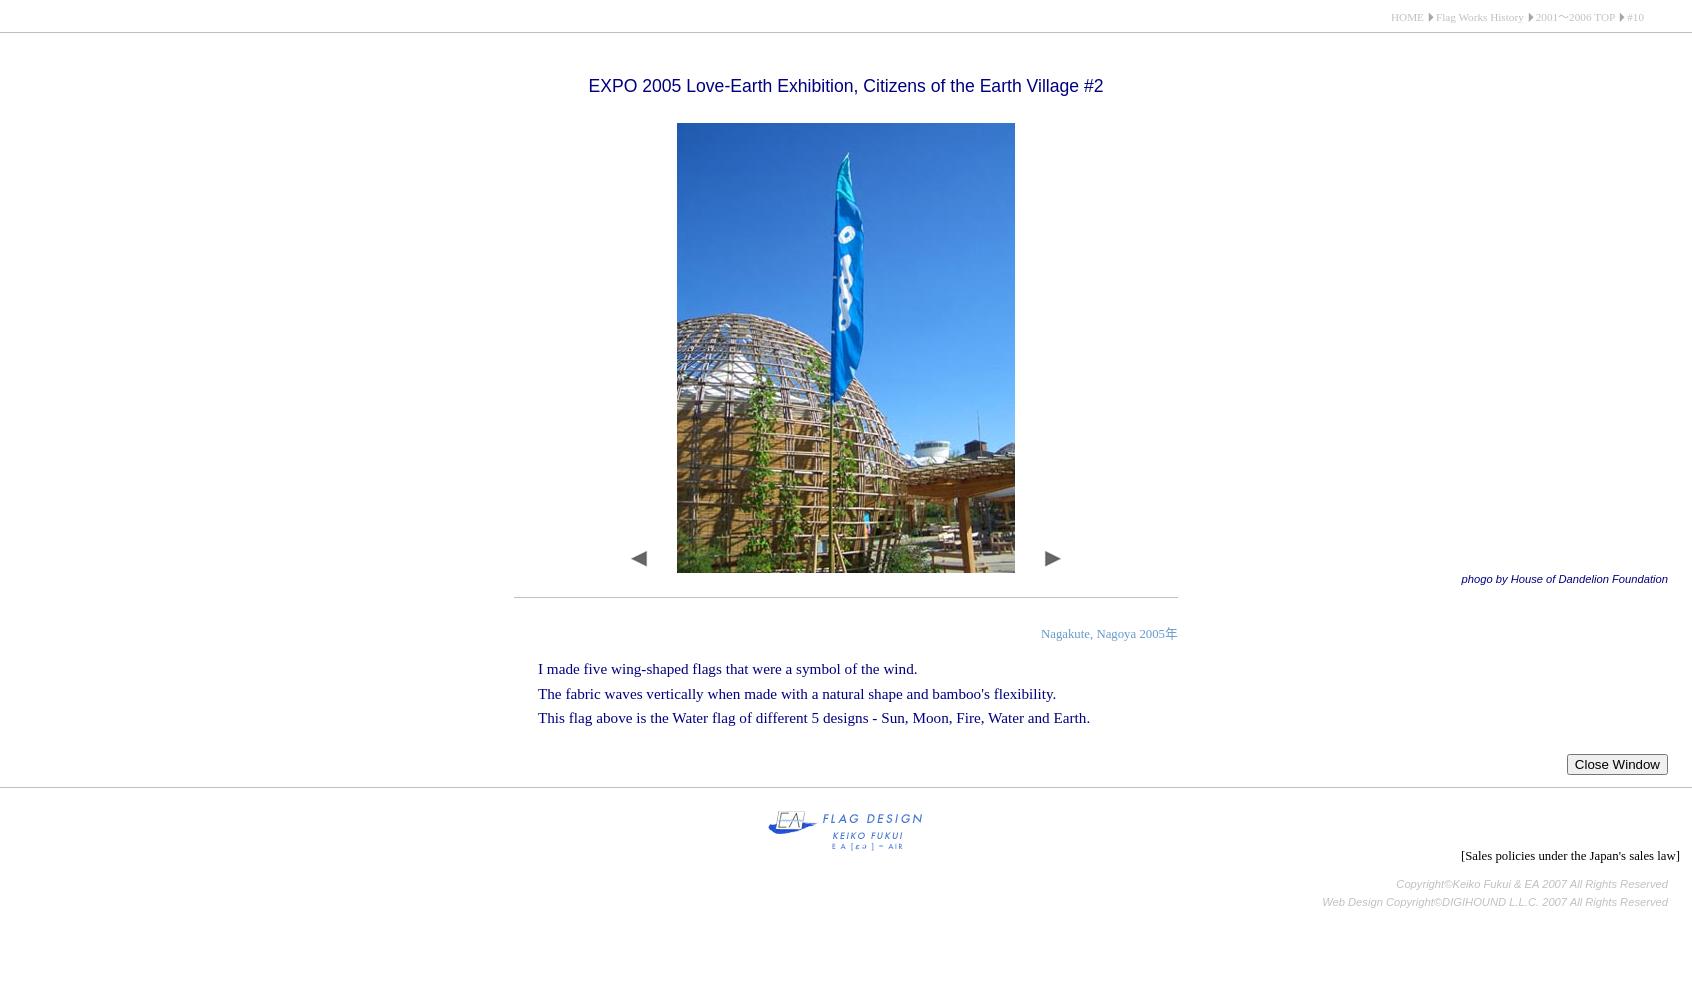  I want to click on 'I made five wing-shaped flags that were a symbol of the wind.', so click(726, 668).